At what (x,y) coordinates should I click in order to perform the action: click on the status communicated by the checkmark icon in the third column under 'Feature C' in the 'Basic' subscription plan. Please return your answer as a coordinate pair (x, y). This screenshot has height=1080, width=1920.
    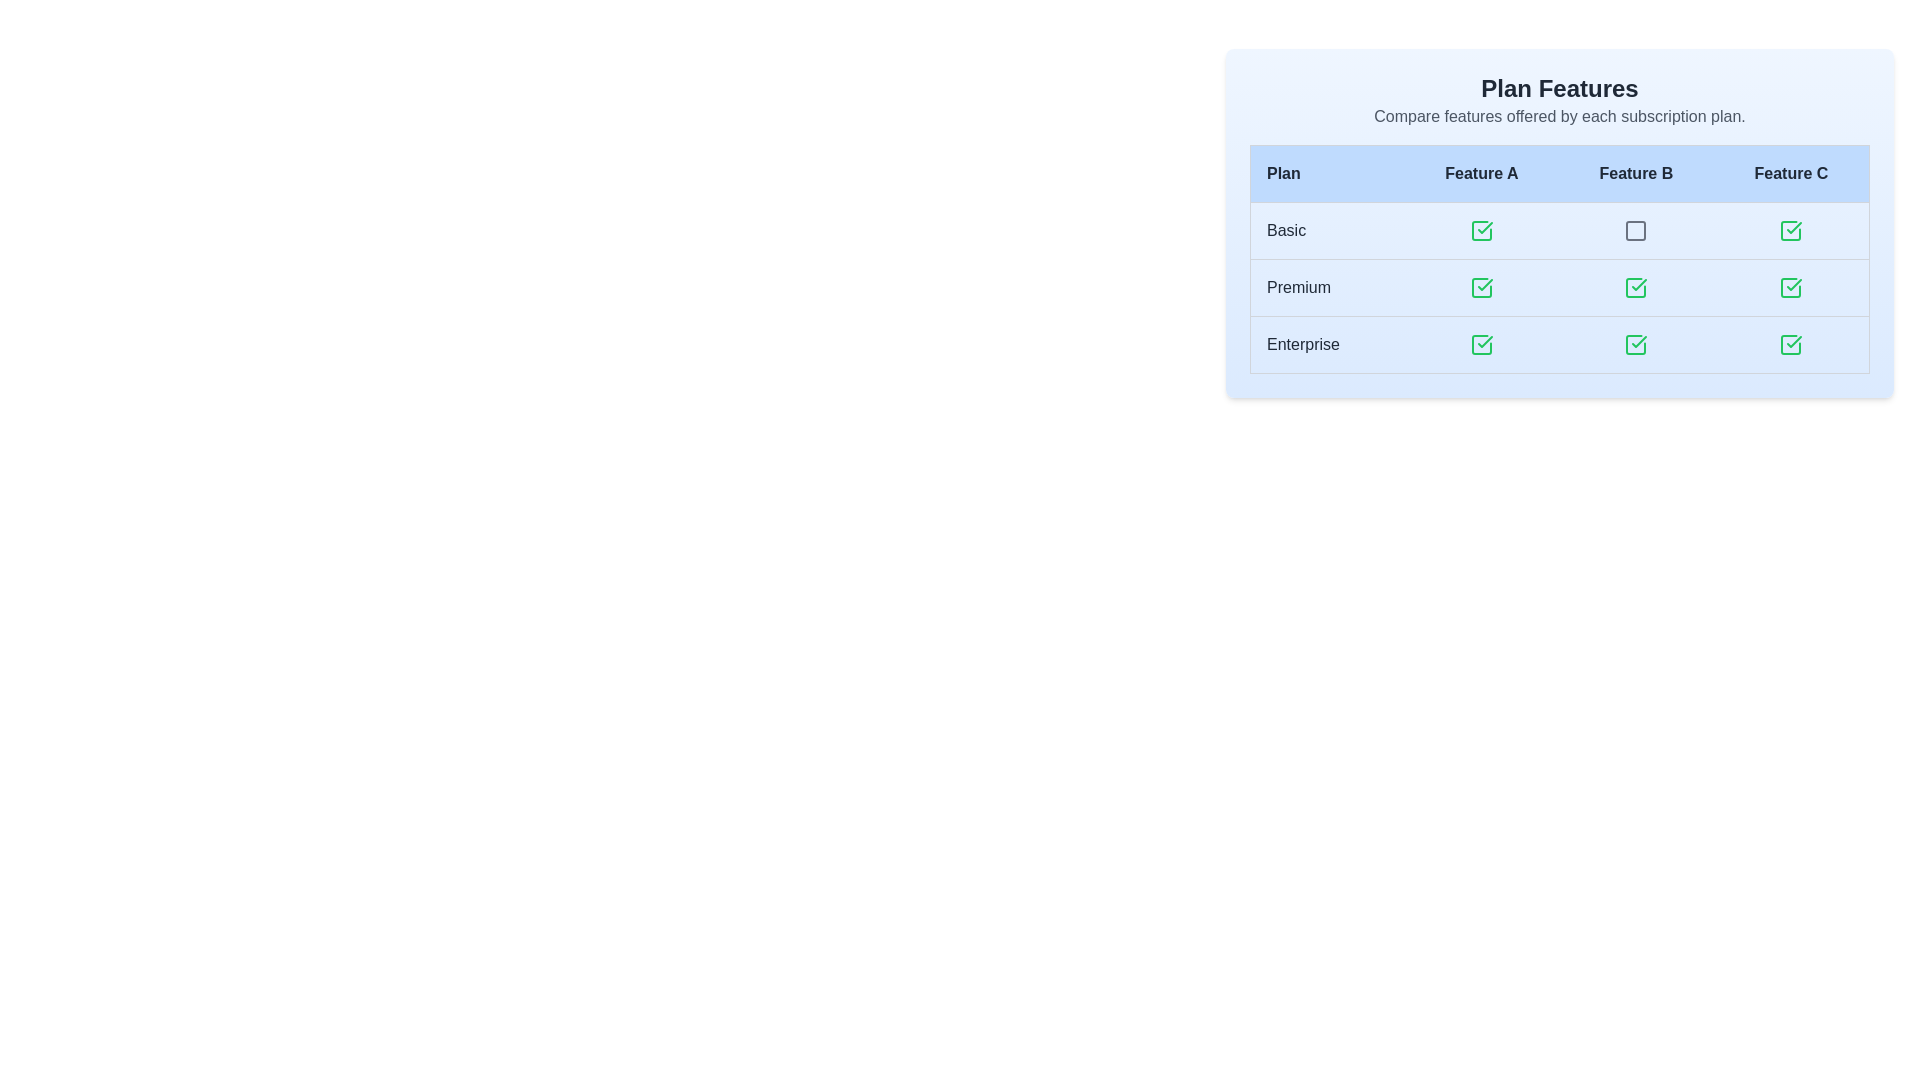
    Looking at the image, I should click on (1791, 230).